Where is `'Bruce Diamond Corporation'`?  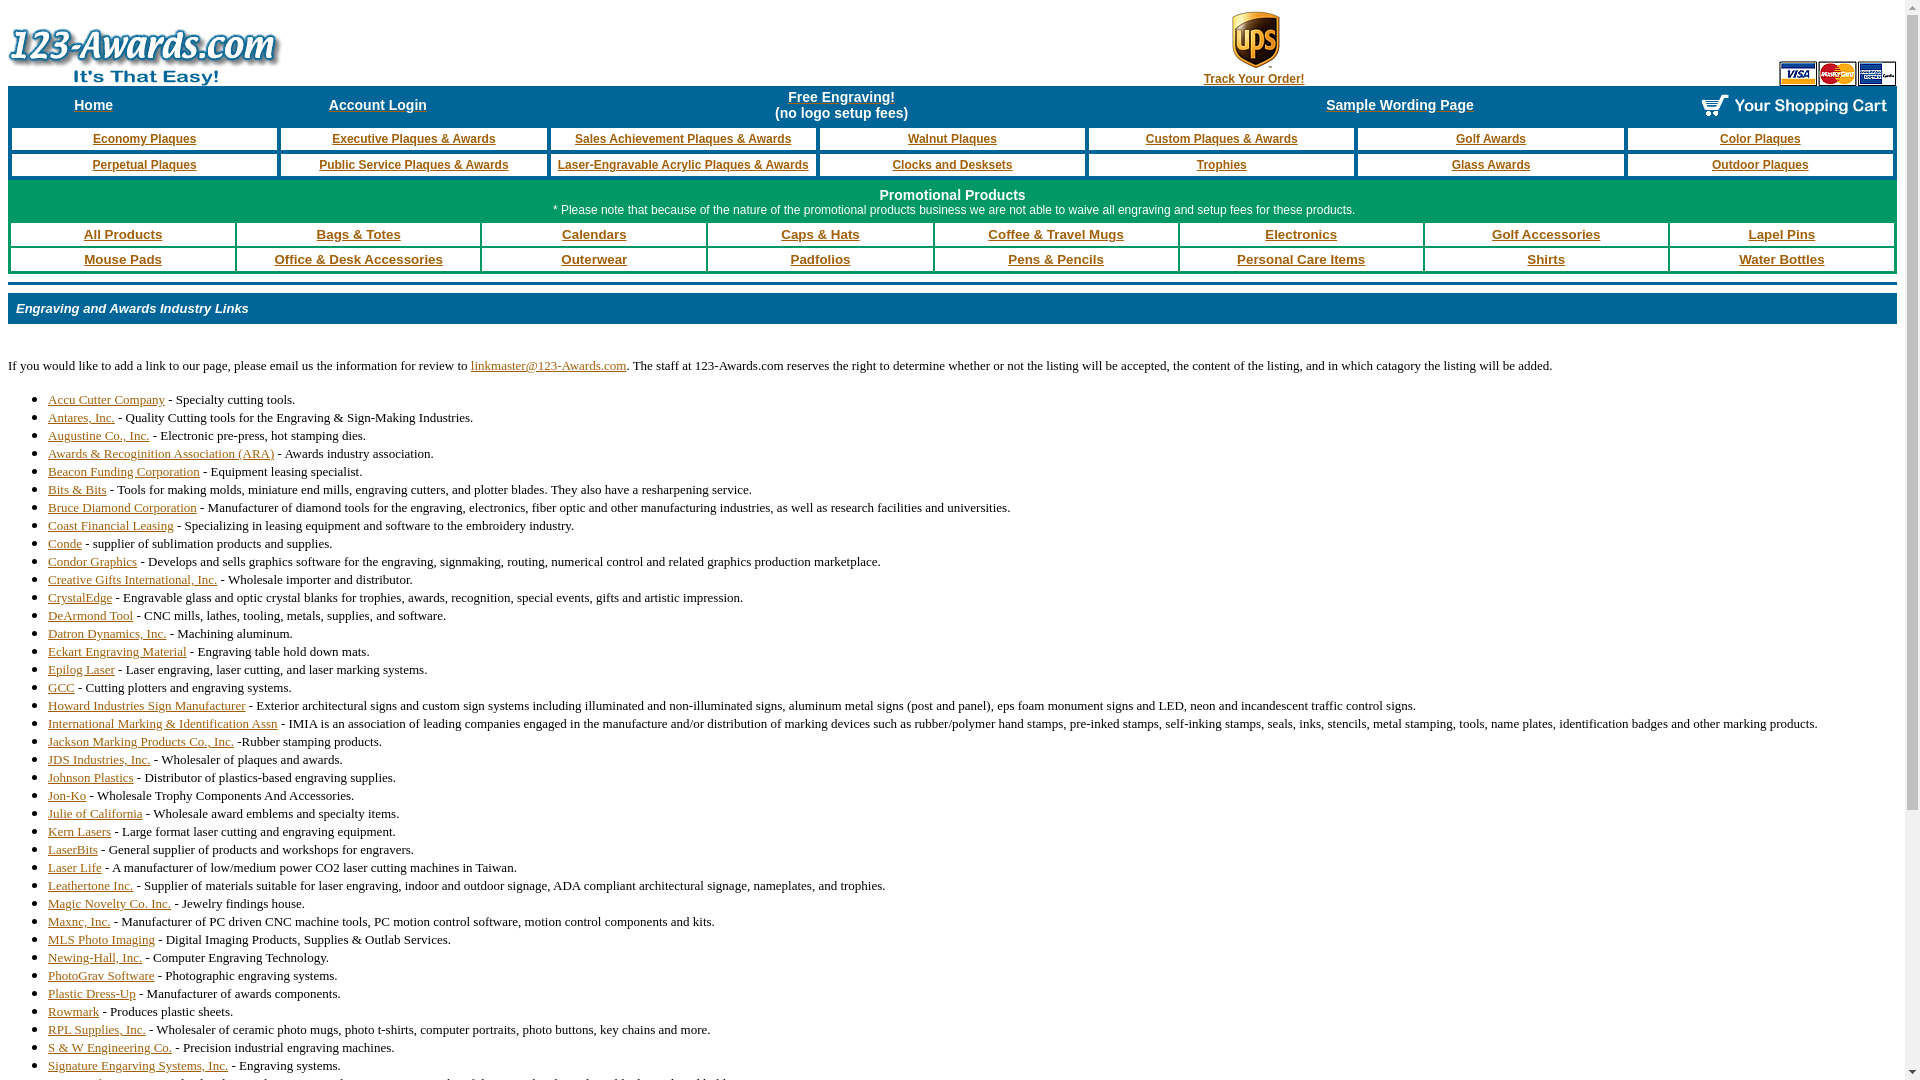 'Bruce Diamond Corporation' is located at coordinates (121, 506).